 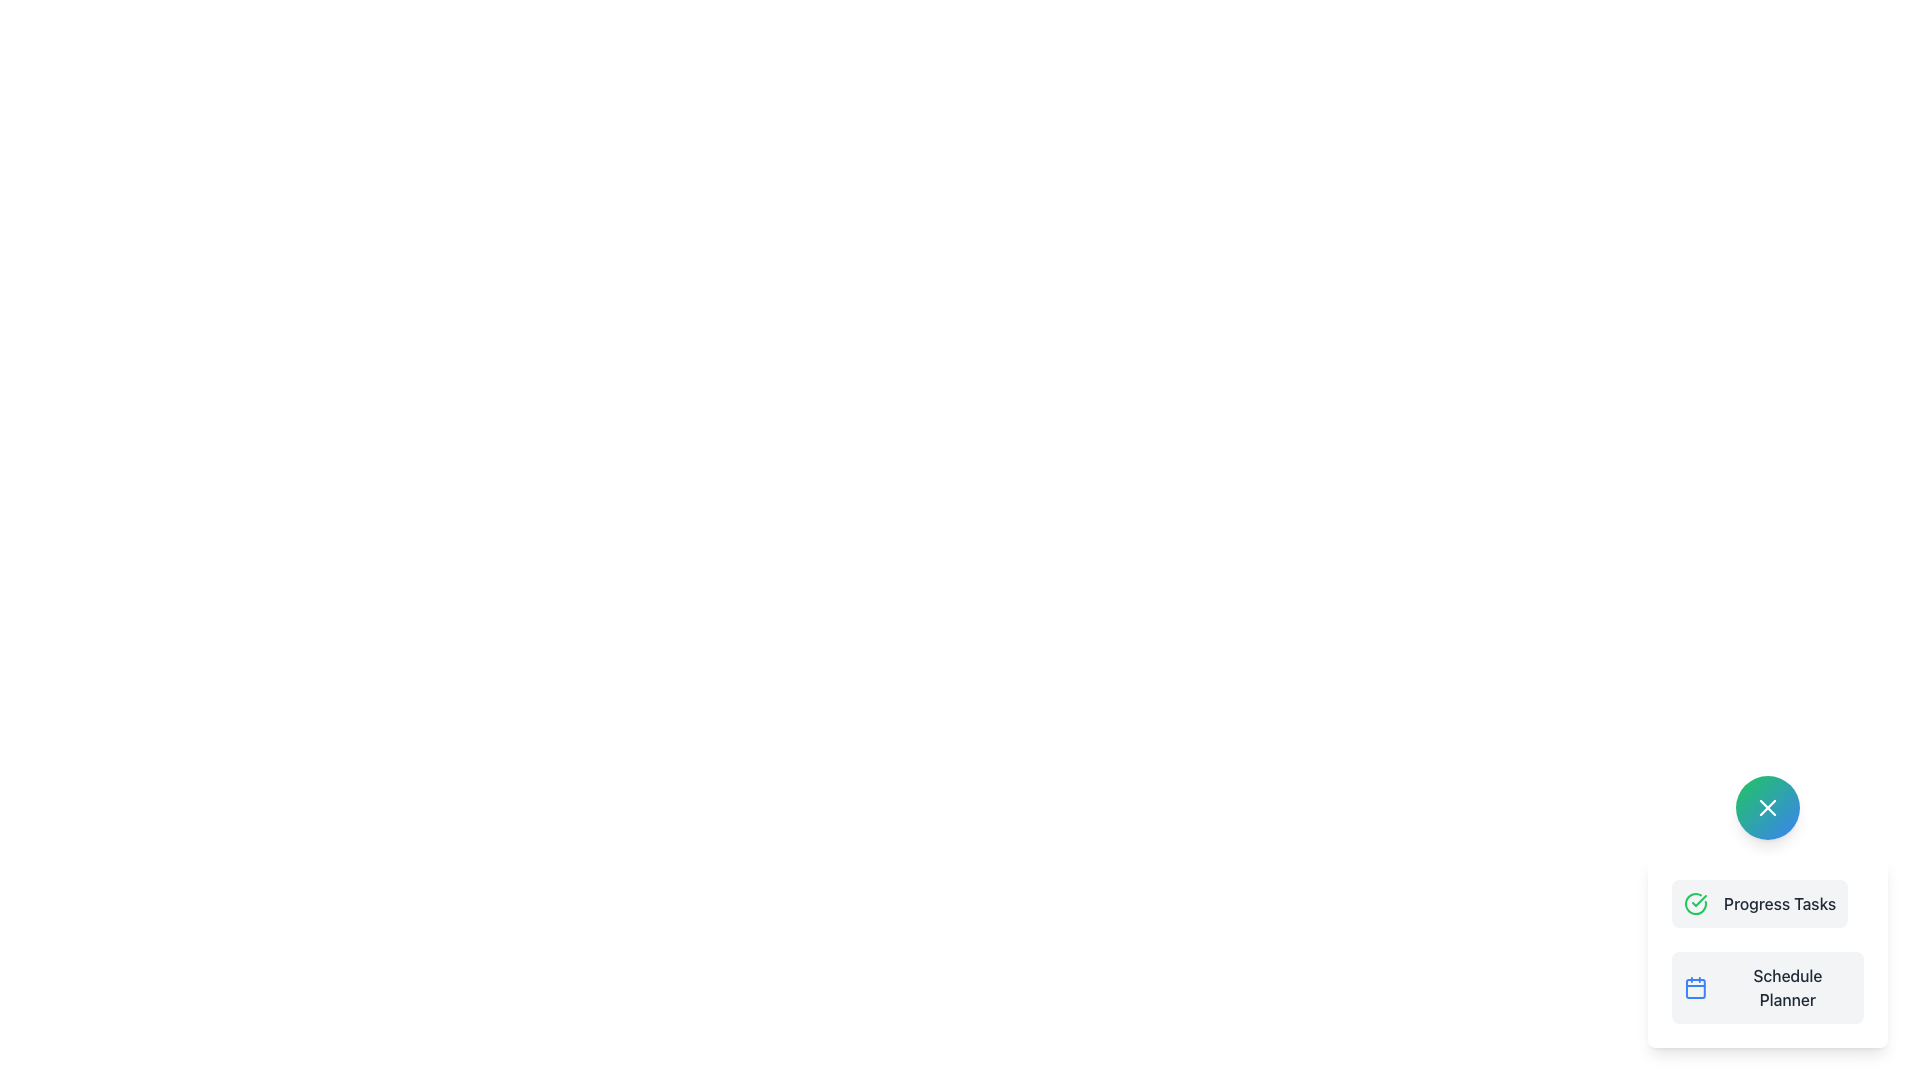 I want to click on the calendar icon located in the 'Schedule Planner' section, so click(x=1694, y=987).